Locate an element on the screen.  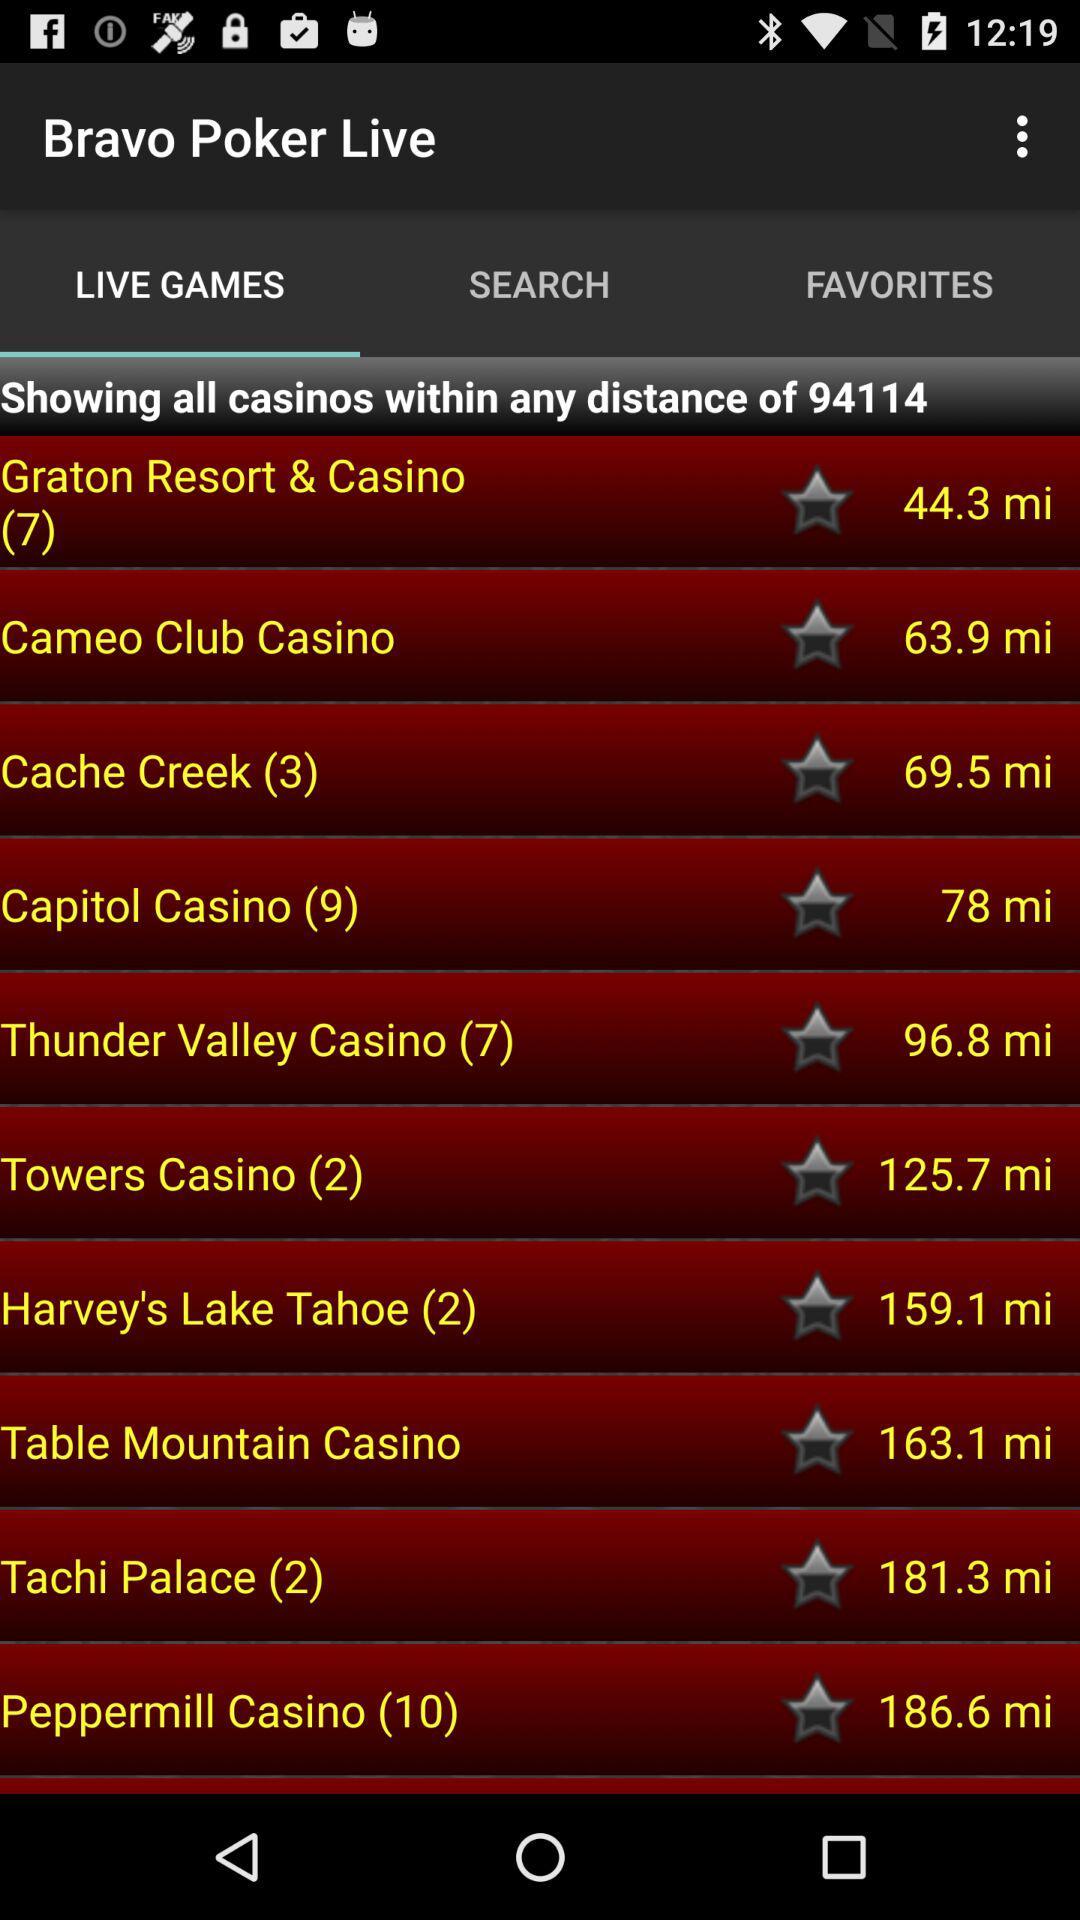
like button is located at coordinates (817, 768).